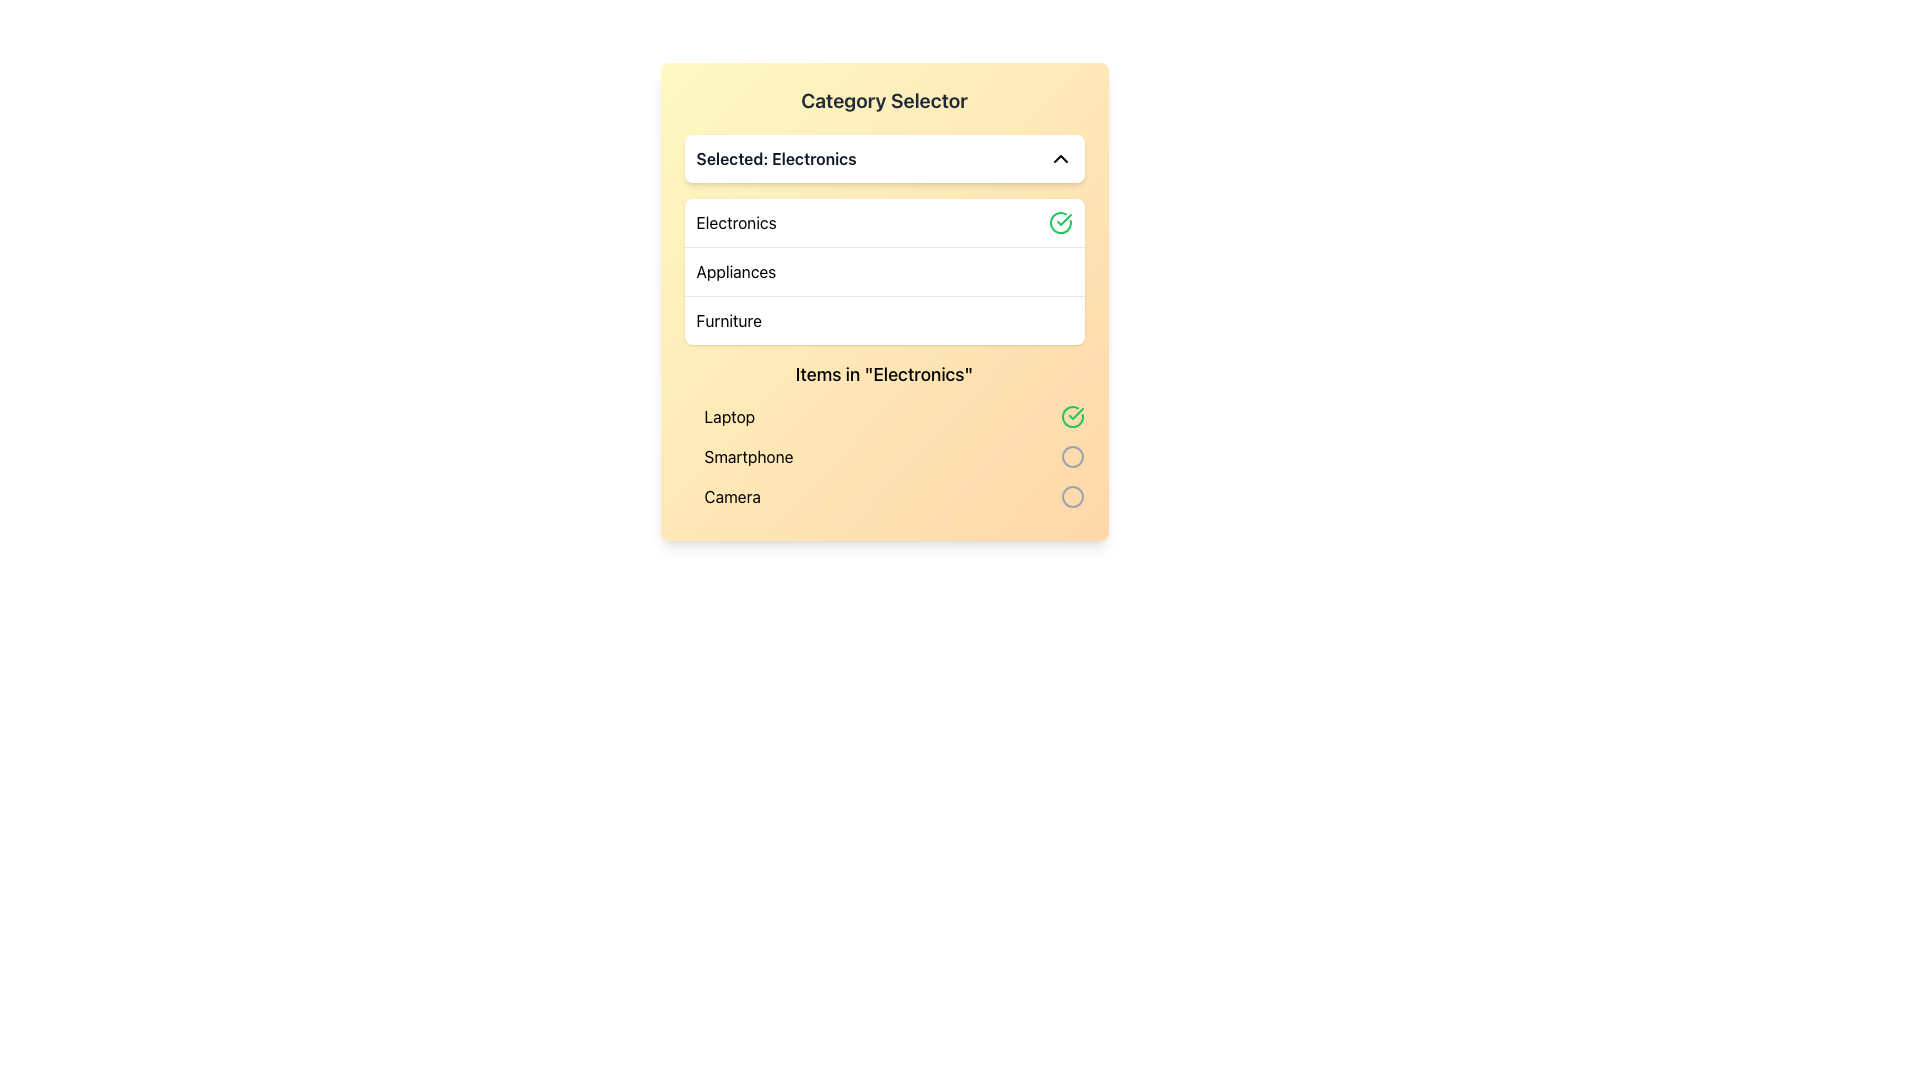  What do you see at coordinates (728, 319) in the screenshot?
I see `the 'Furniture' text label, which is the third item in the selectable list under the 'Category Selector' dropdown` at bounding box center [728, 319].